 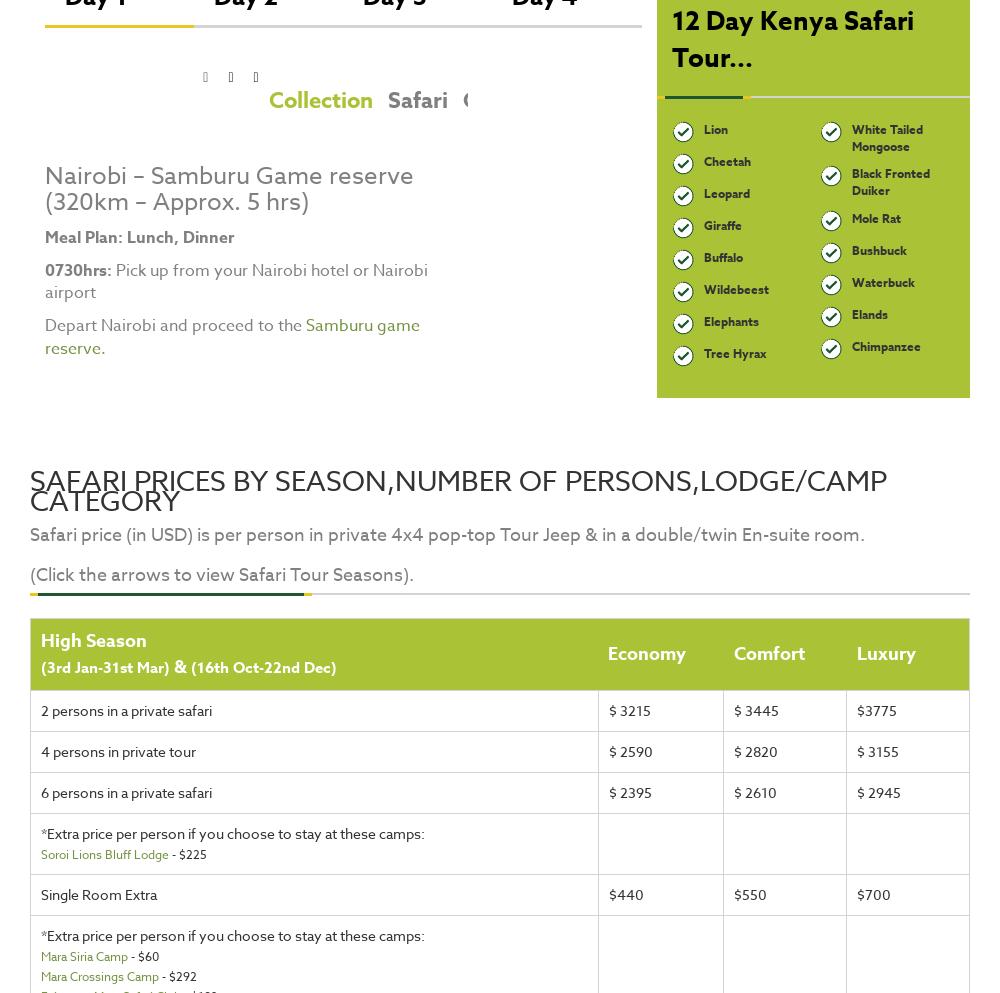 What do you see at coordinates (93, 638) in the screenshot?
I see `'High Season'` at bounding box center [93, 638].